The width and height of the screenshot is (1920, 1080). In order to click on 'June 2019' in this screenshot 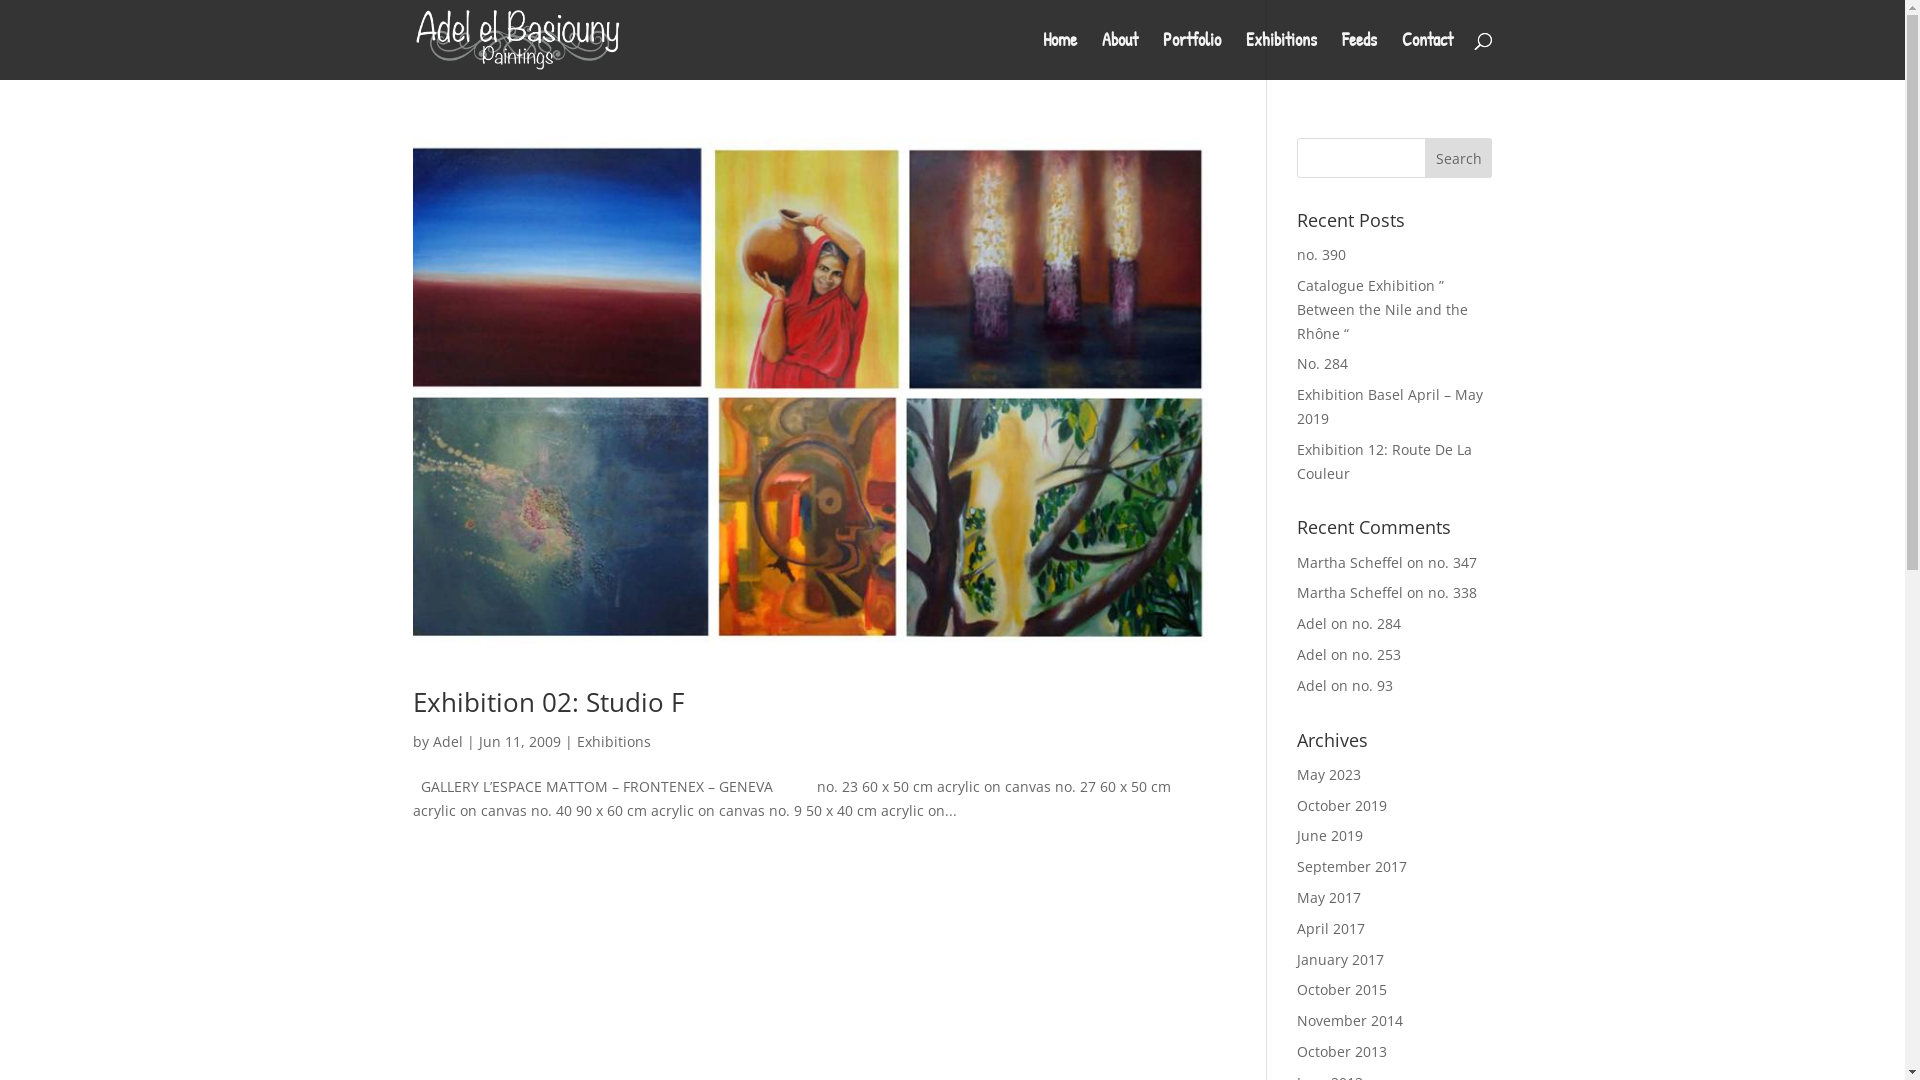, I will do `click(1329, 835)`.